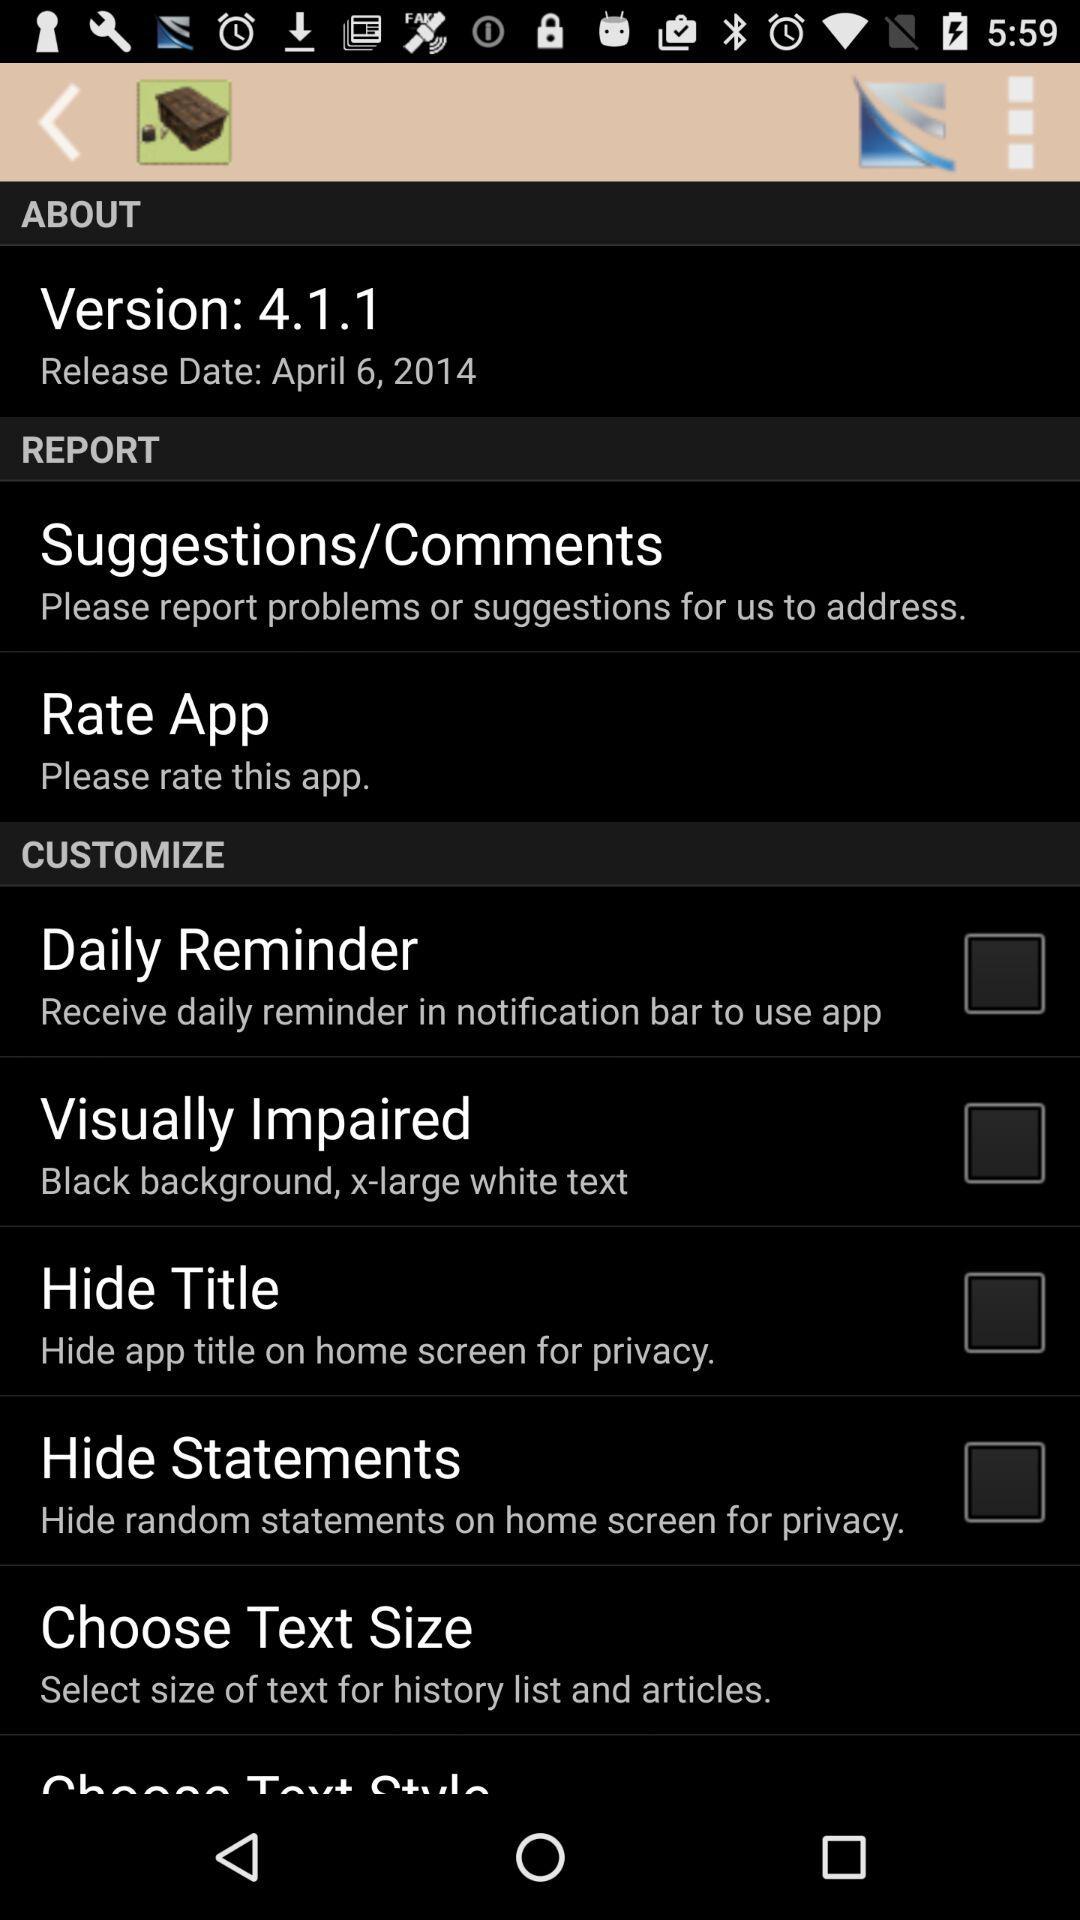 This screenshot has width=1080, height=1920. What do you see at coordinates (333, 1179) in the screenshot?
I see `app below the visually impaired` at bounding box center [333, 1179].